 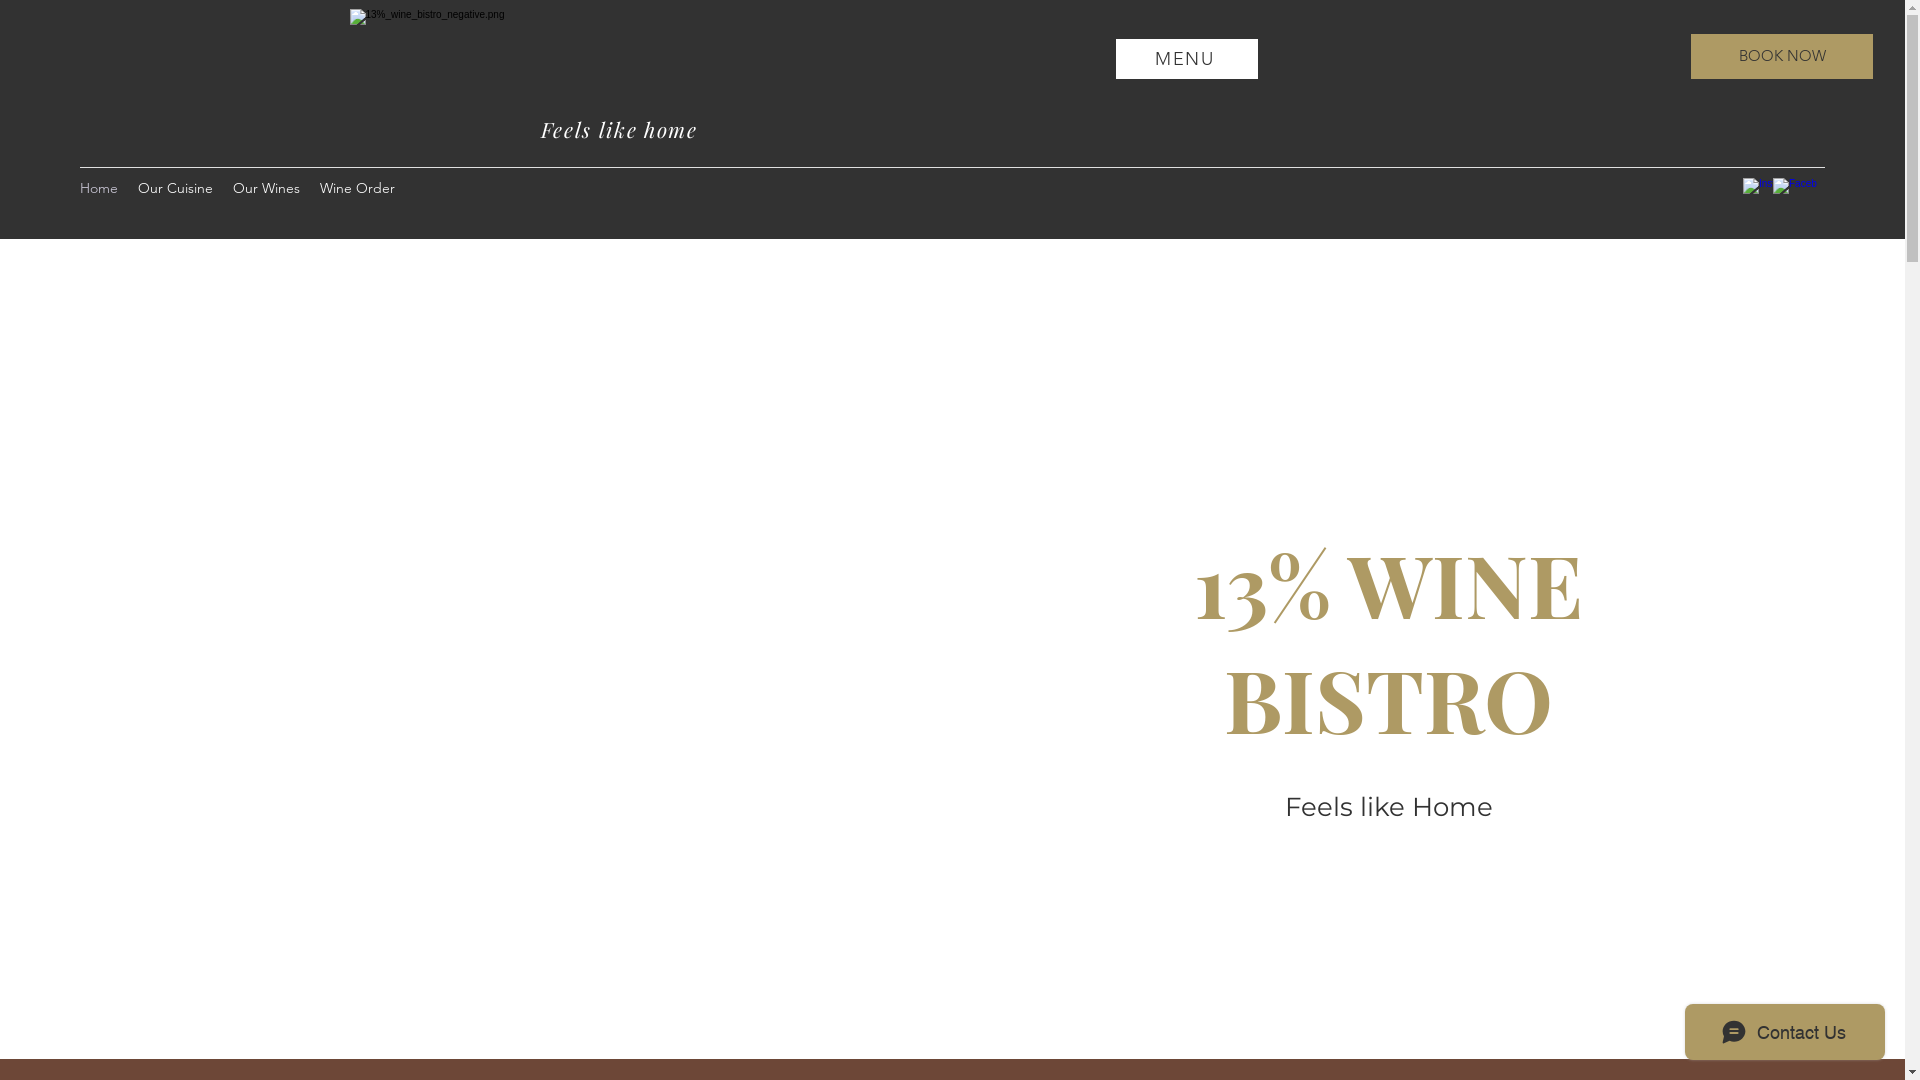 What do you see at coordinates (357, 188) in the screenshot?
I see `'Wine Order'` at bounding box center [357, 188].